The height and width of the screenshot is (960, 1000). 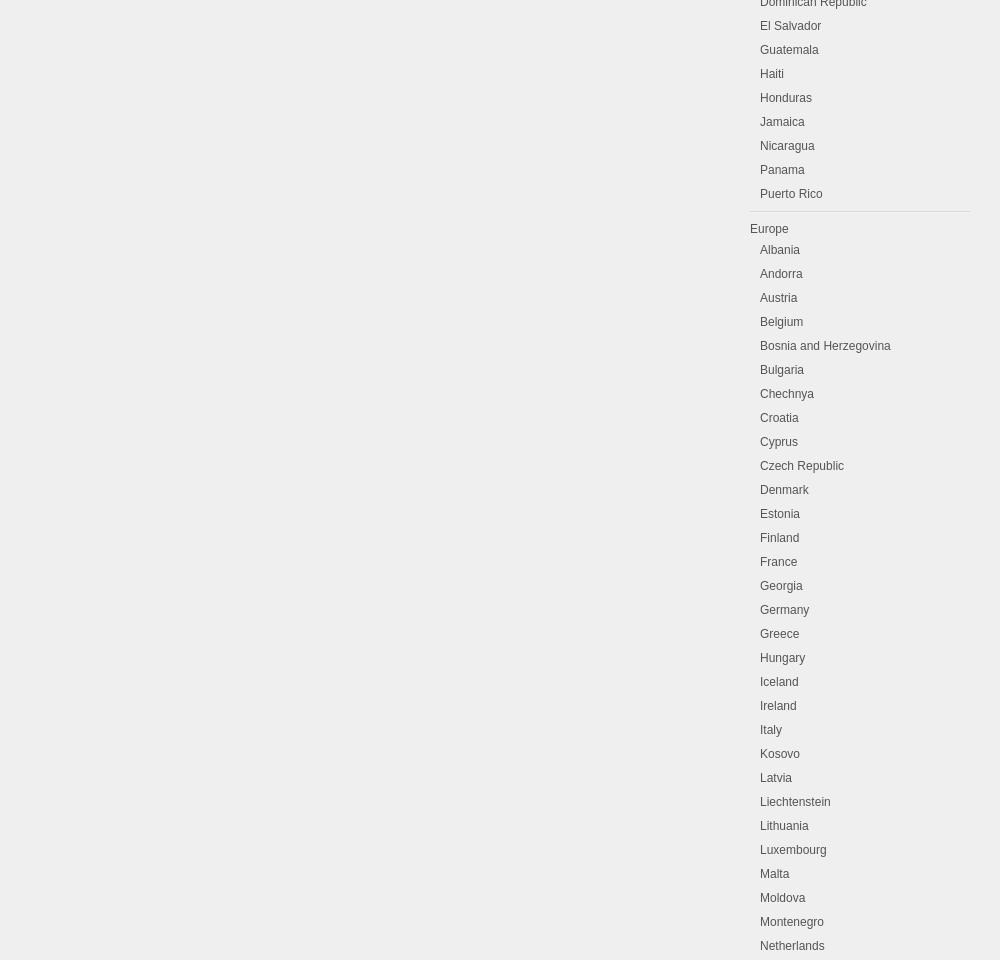 I want to click on 'Bosnia and Herzegovina', so click(x=760, y=345).